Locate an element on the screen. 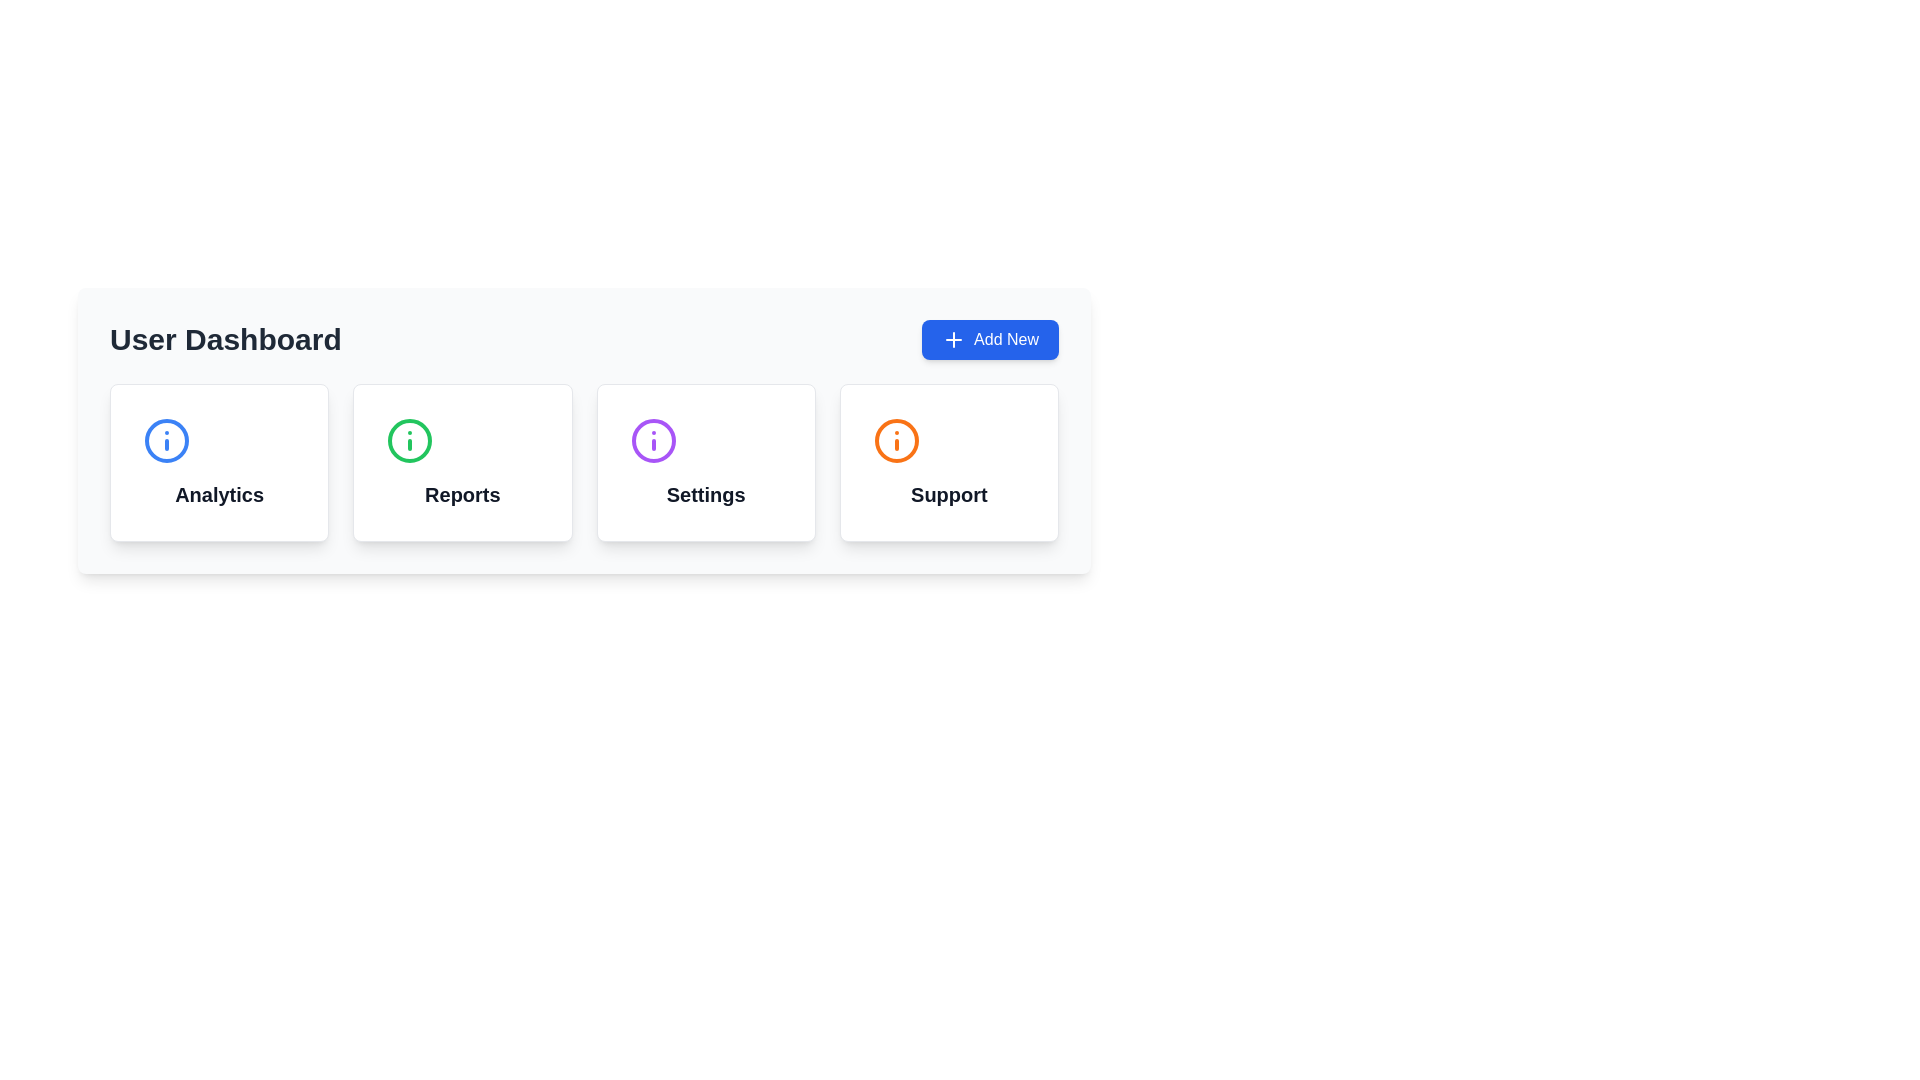 The image size is (1920, 1080). the blue circle informational icon with a white outline containing an 'i' symbol, located in the 'Analytics' card on the User Dashboard is located at coordinates (167, 439).